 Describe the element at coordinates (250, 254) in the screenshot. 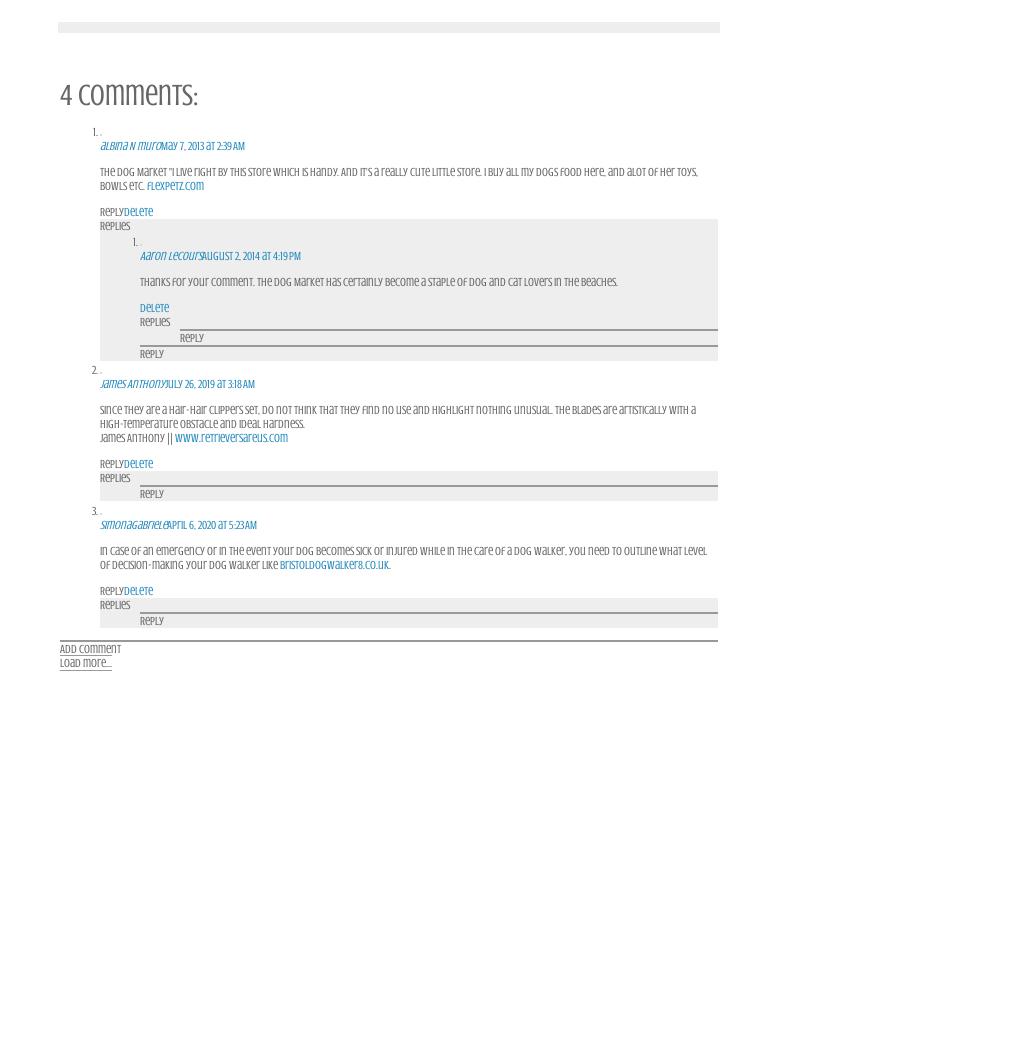

I see `'August 2, 2014 at 4:19 PM'` at that location.